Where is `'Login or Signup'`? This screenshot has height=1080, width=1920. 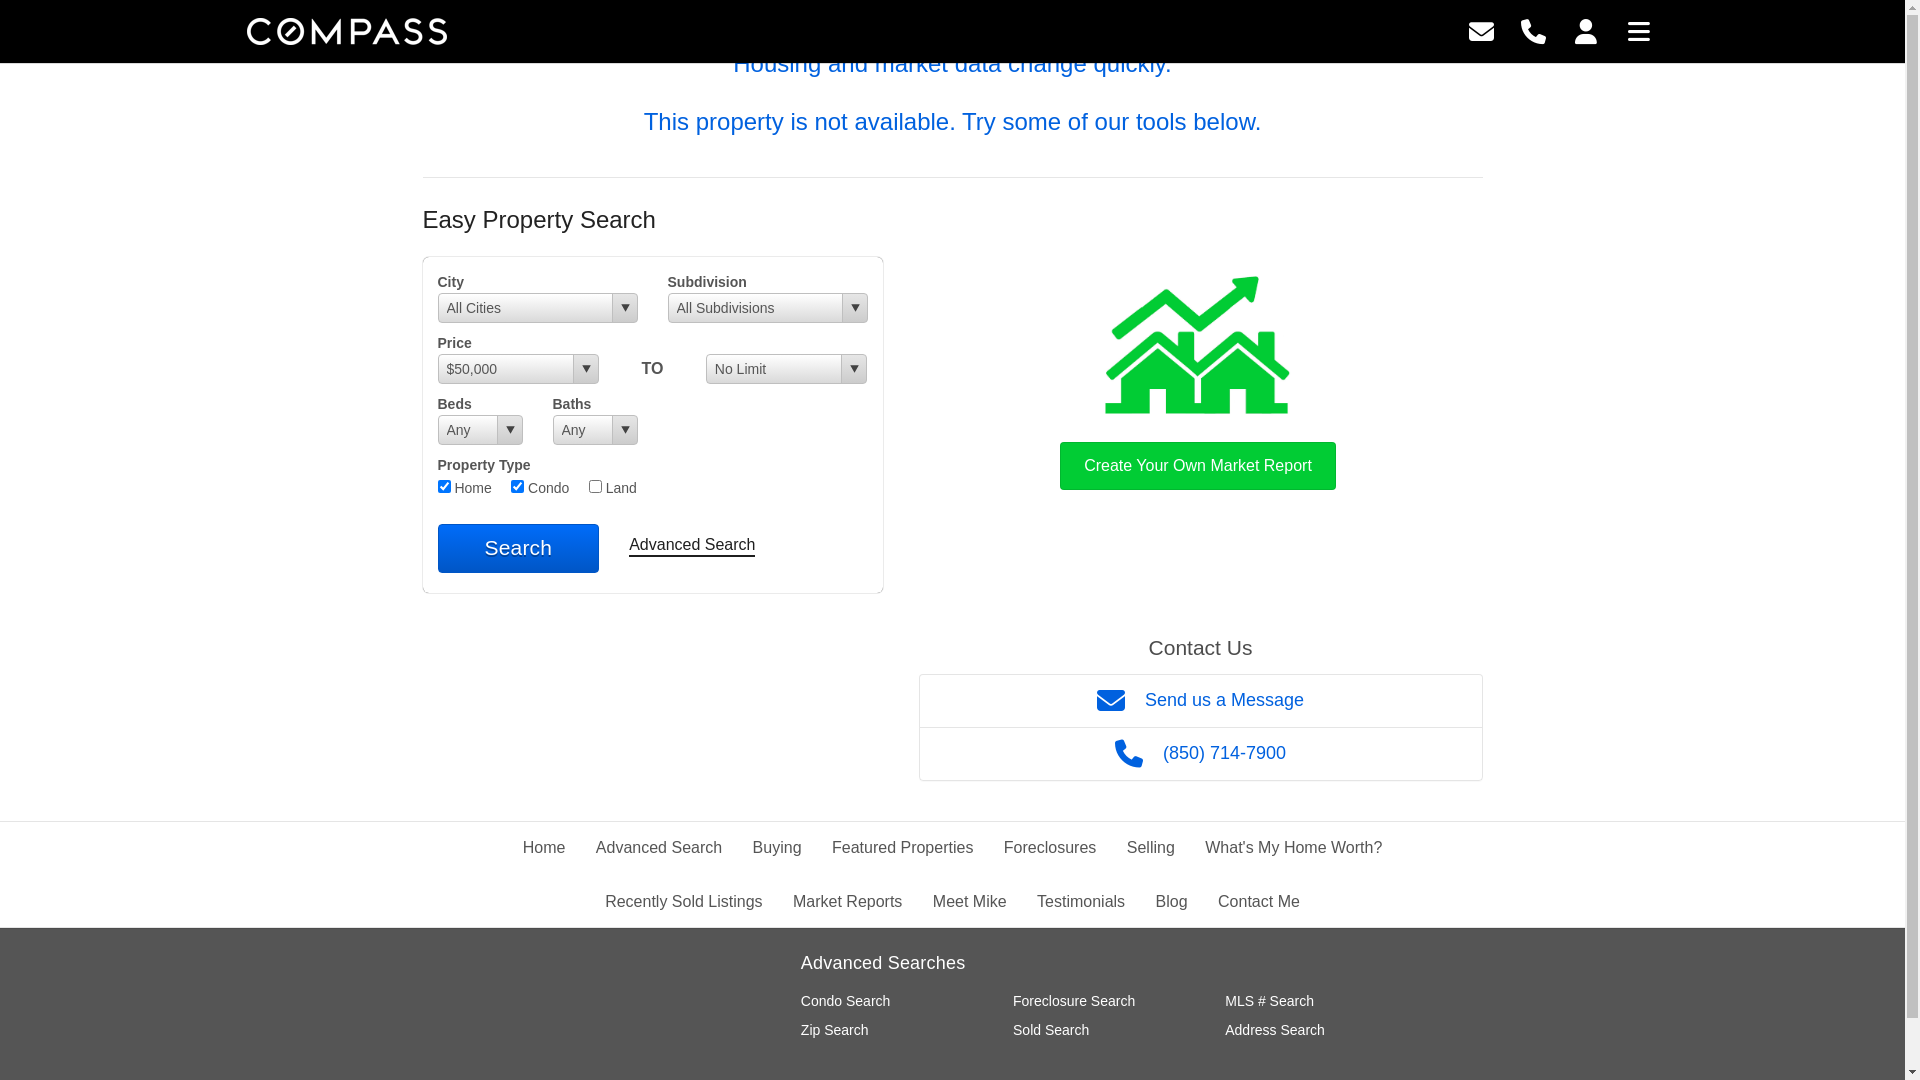
'Login or Signup' is located at coordinates (1573, 30).